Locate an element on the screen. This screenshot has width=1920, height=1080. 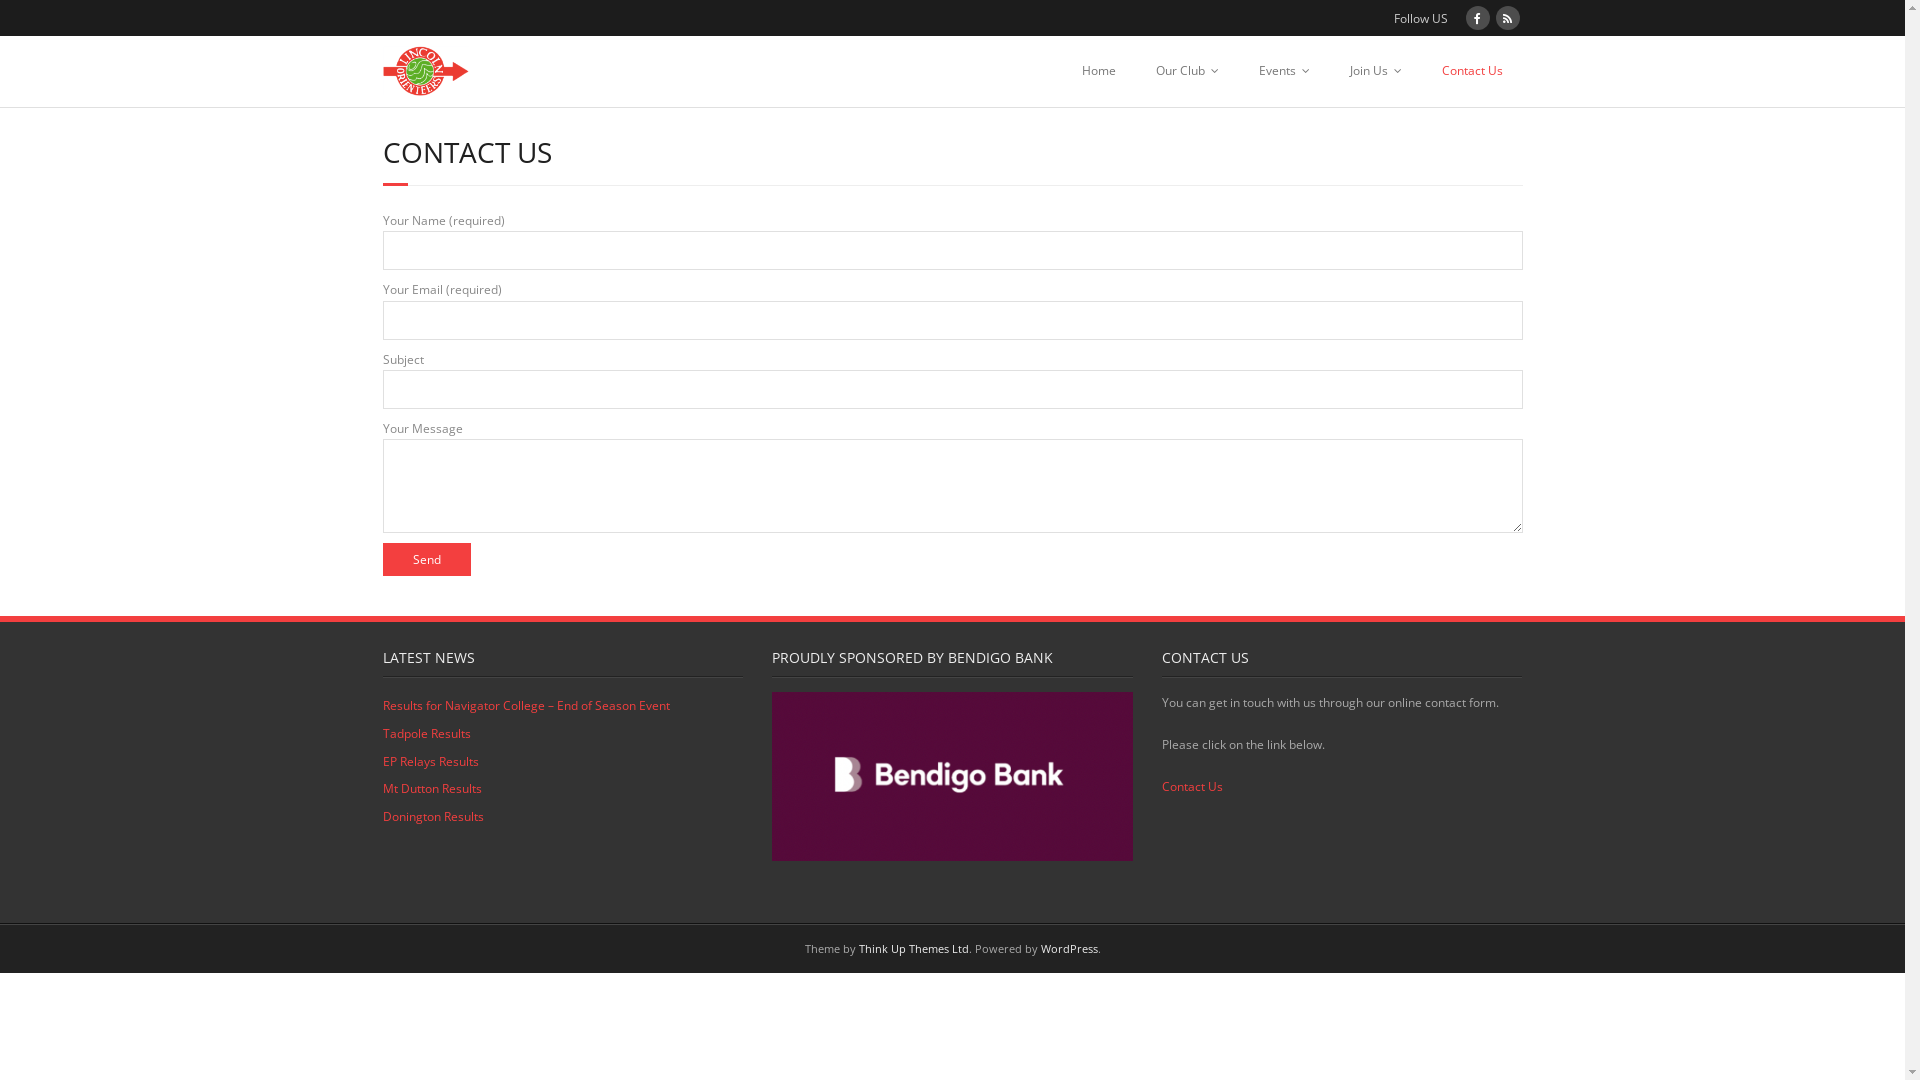
'Think Up Themes Ltd' is located at coordinates (911, 946).